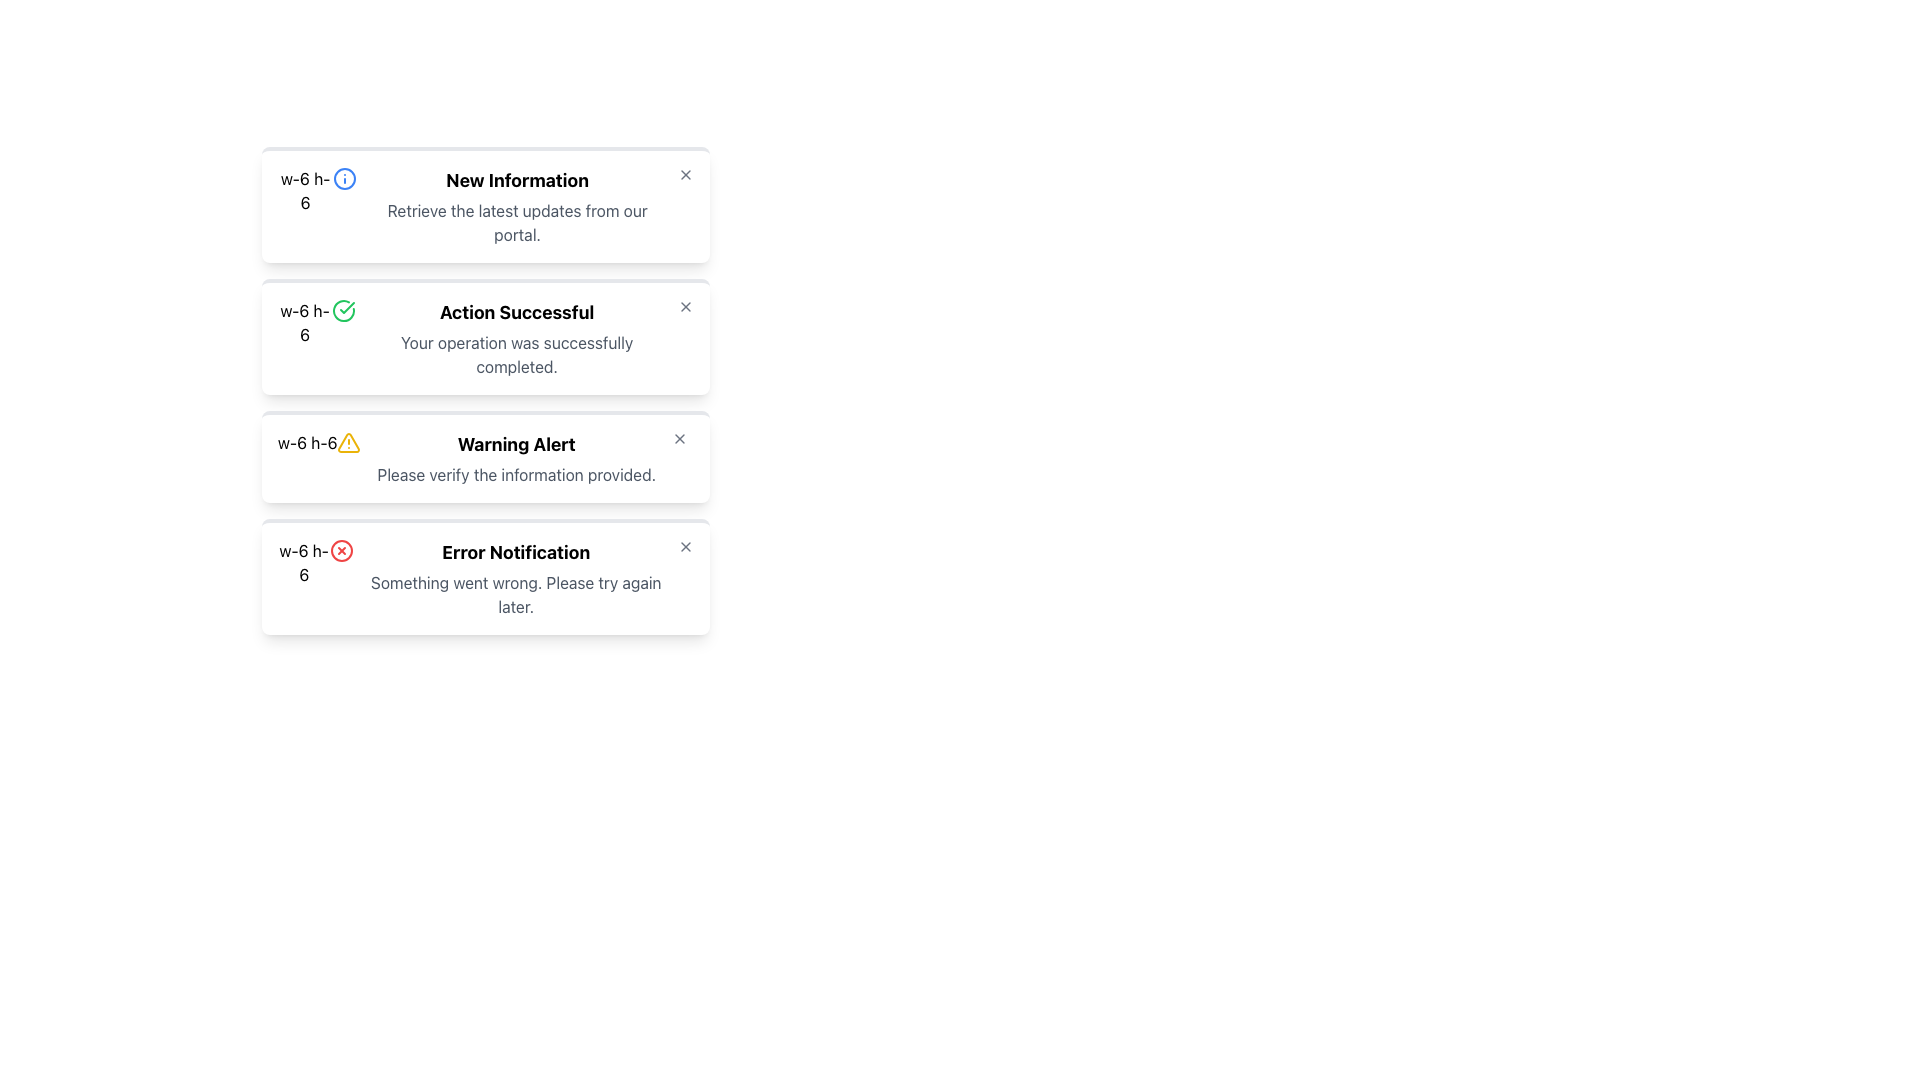 This screenshot has width=1920, height=1080. What do you see at coordinates (516, 552) in the screenshot?
I see `the 'Error Notification' text label for accessibility by moving the cursor to its center point` at bounding box center [516, 552].